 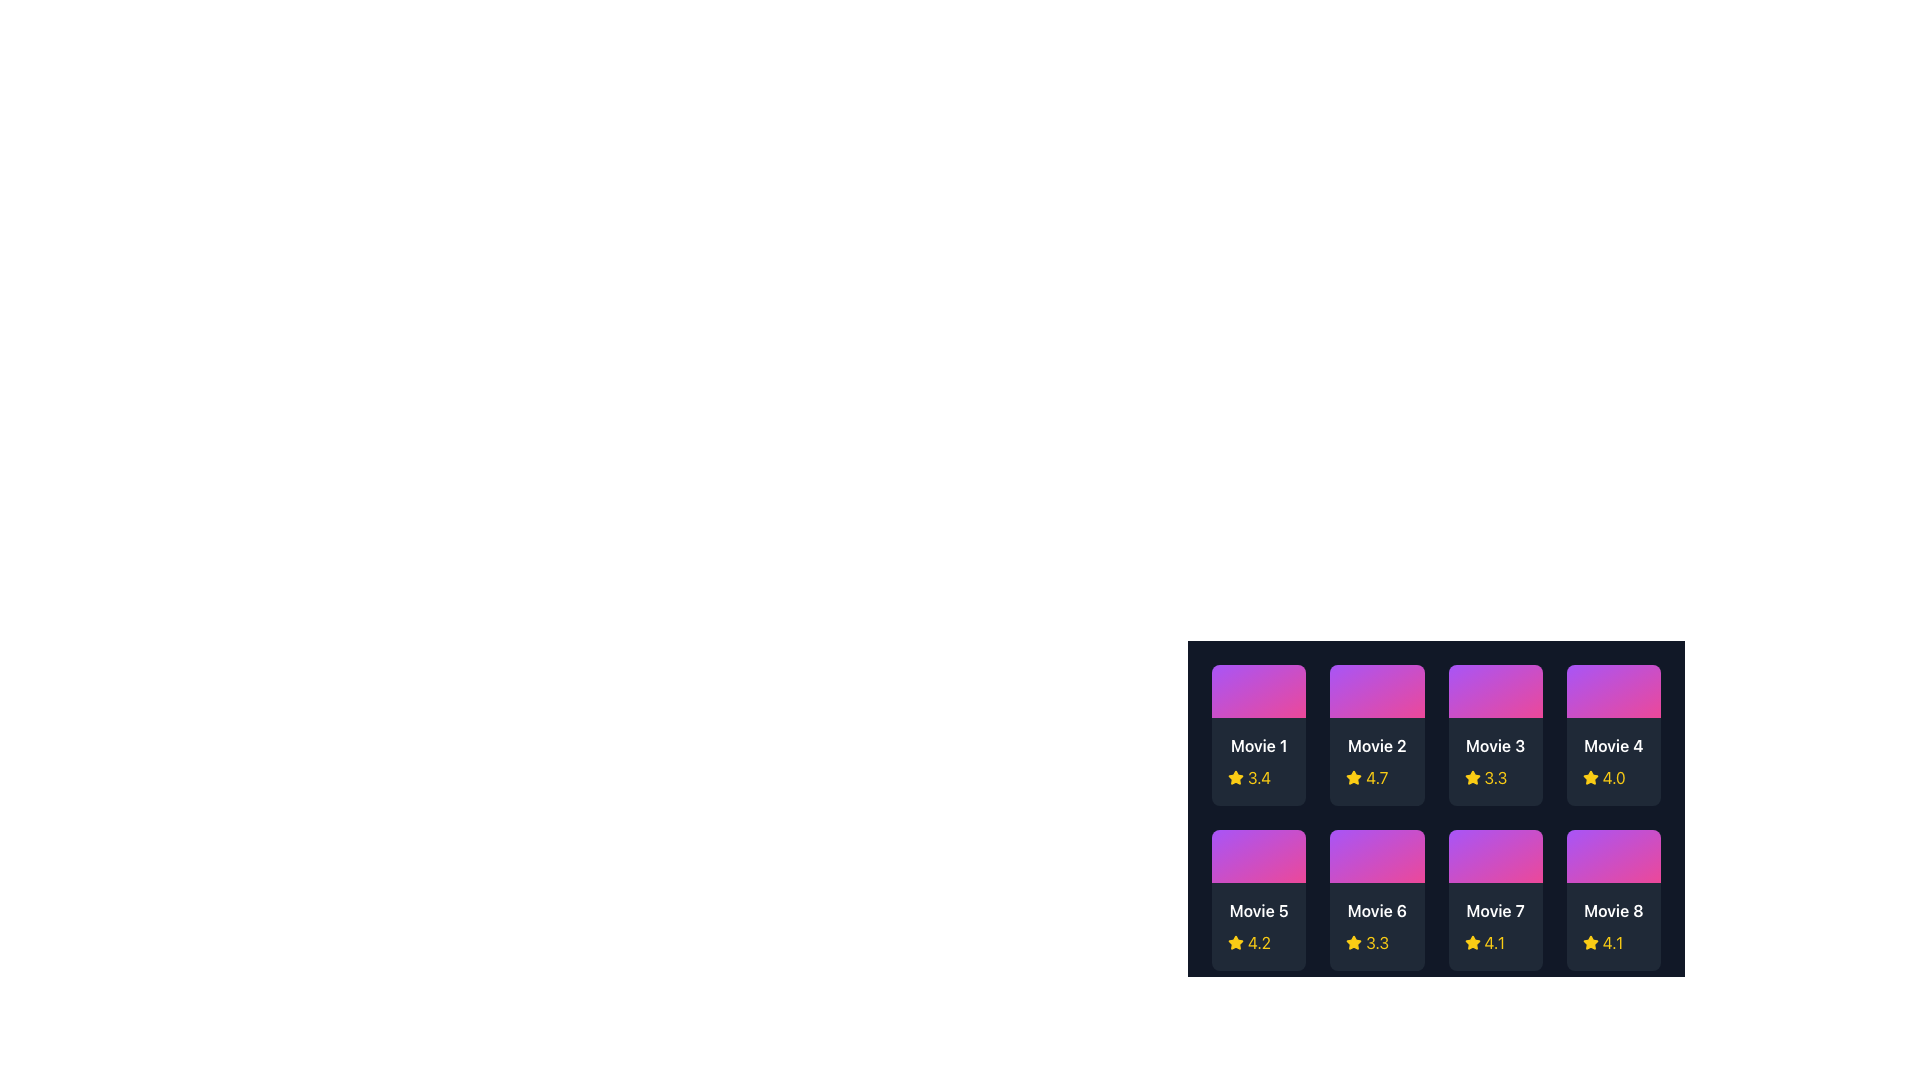 What do you see at coordinates (1376, 943) in the screenshot?
I see `the rating display element for 'Movie 6', which includes a yellow star icon and the numeric rating '3.3'` at bounding box center [1376, 943].